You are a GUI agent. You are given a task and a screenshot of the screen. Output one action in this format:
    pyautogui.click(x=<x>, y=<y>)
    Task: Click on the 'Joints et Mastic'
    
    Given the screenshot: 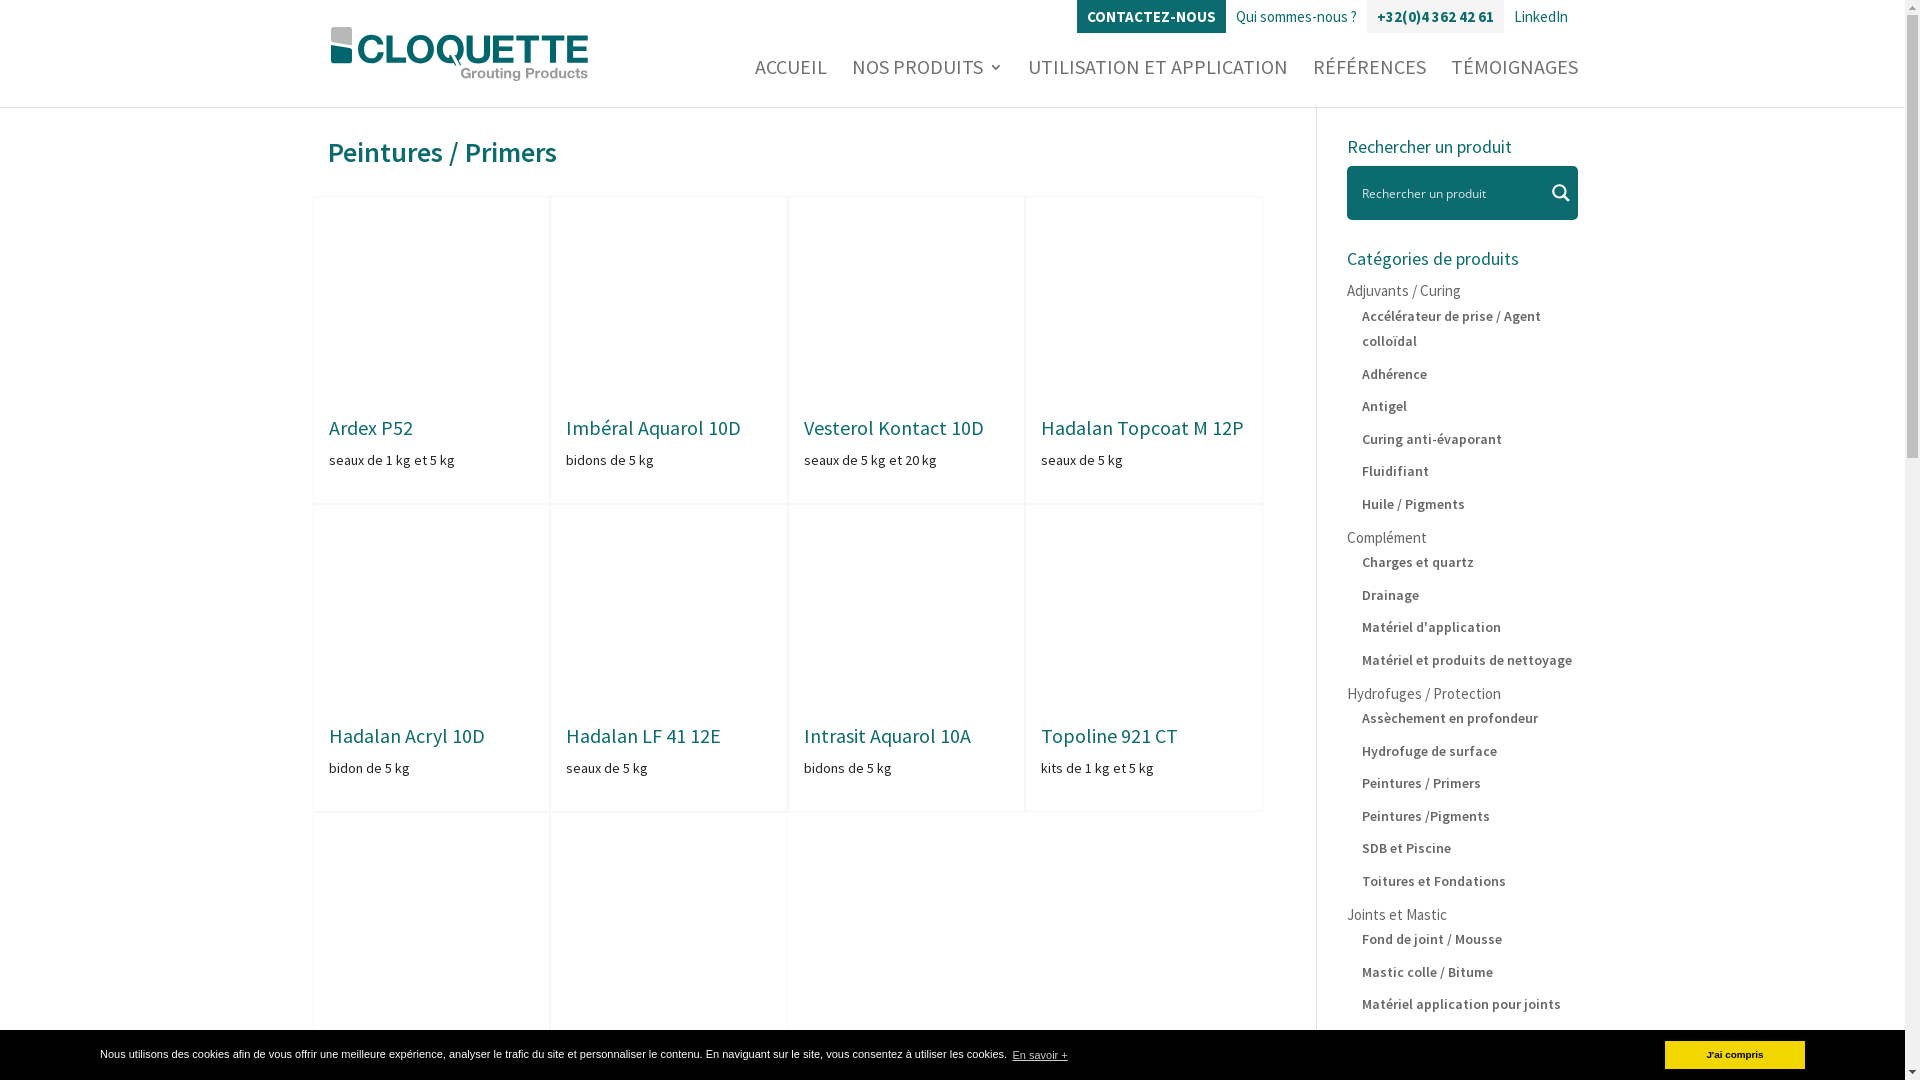 What is the action you would take?
    pyautogui.click(x=1395, y=913)
    